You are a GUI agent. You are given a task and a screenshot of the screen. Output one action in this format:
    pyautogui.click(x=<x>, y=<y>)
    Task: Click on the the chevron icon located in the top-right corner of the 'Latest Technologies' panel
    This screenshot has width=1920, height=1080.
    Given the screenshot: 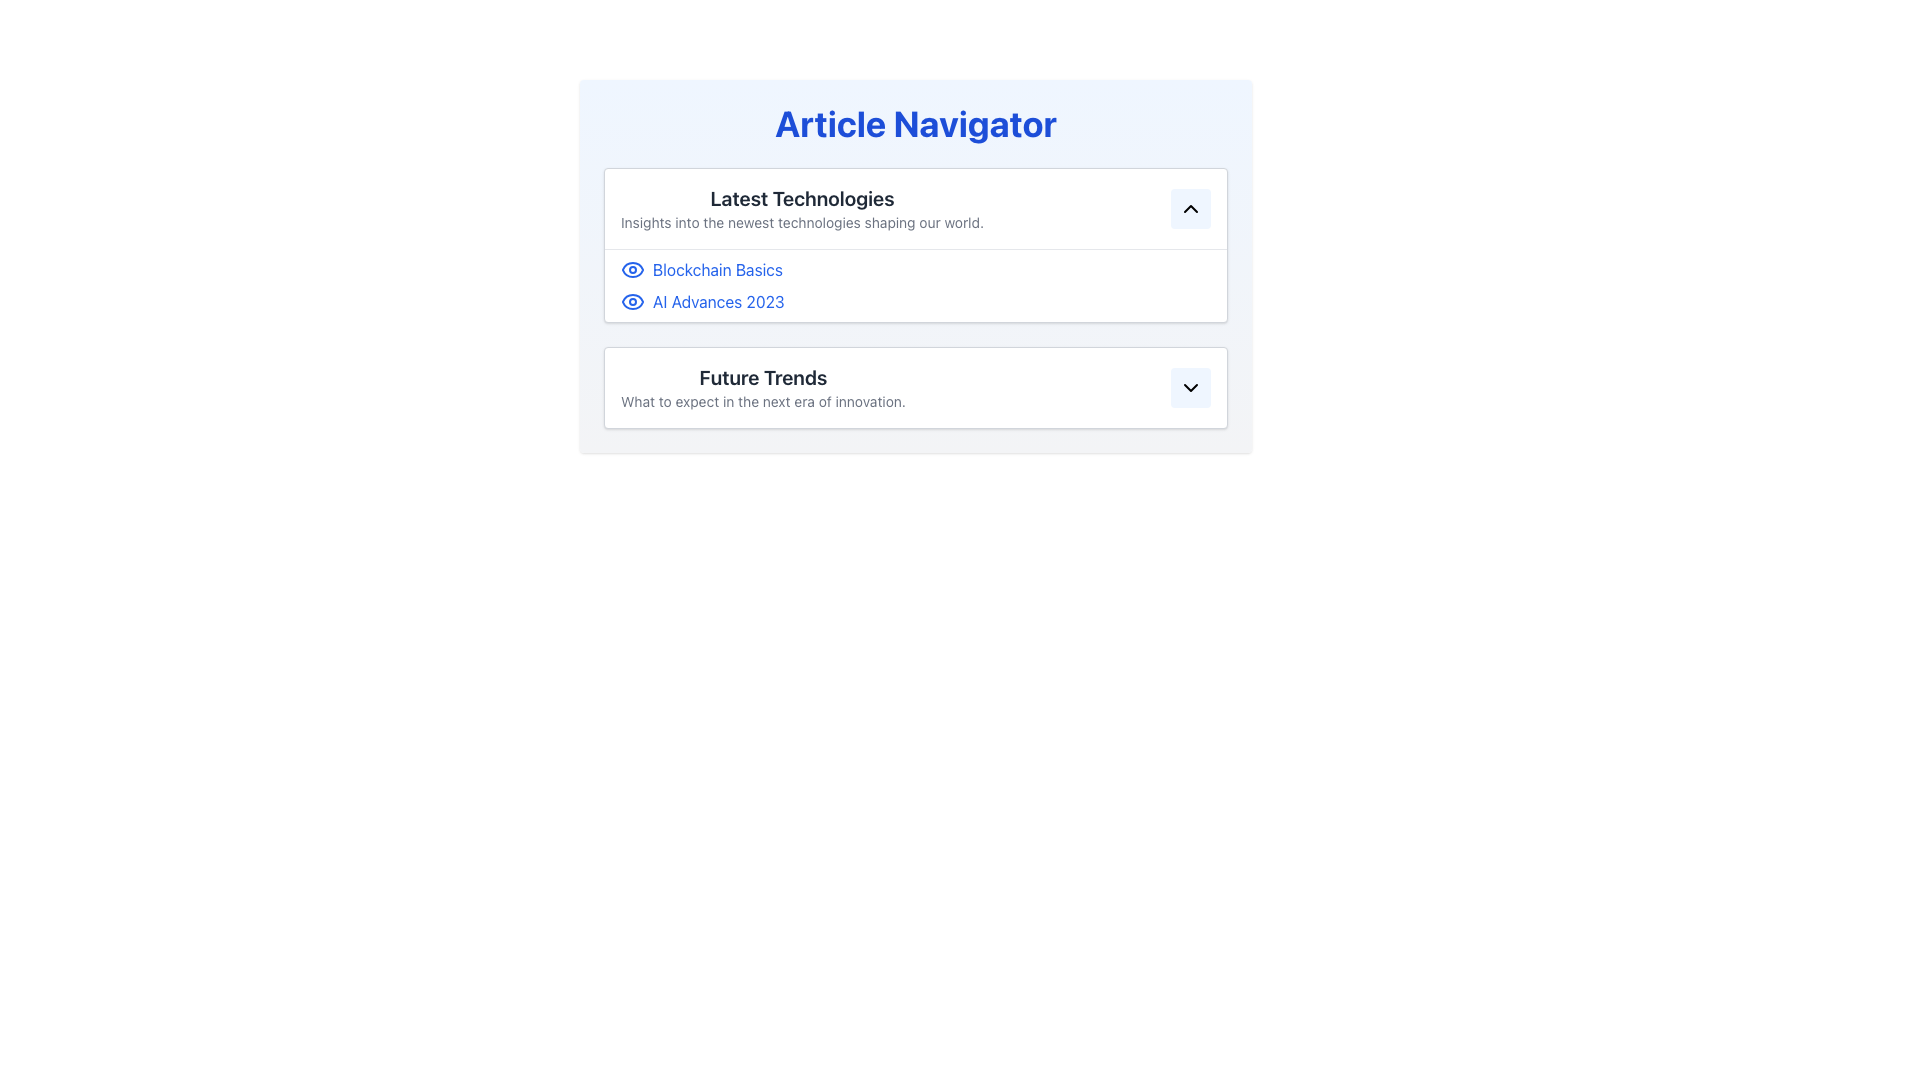 What is the action you would take?
    pyautogui.click(x=1190, y=208)
    